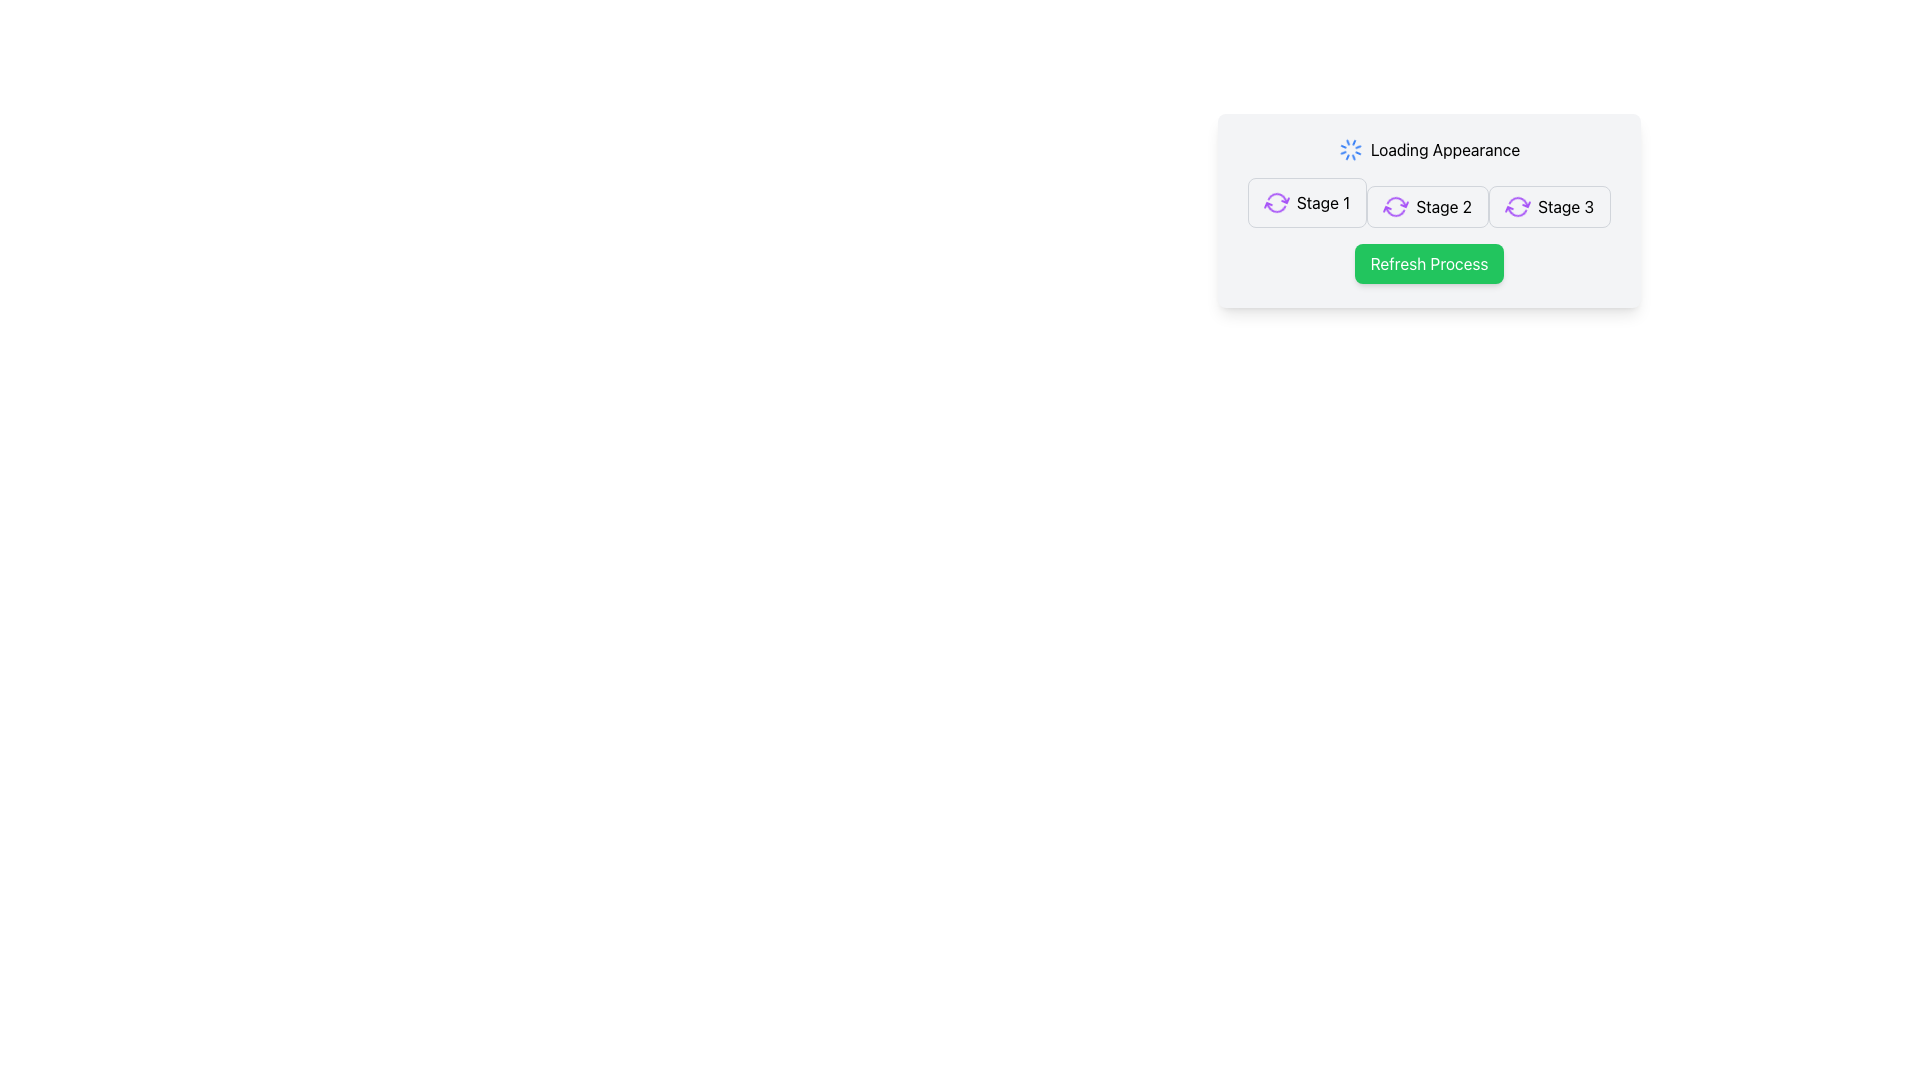 The width and height of the screenshot is (1920, 1080). What do you see at coordinates (1428, 262) in the screenshot?
I see `the green rectangular button labeled 'Refresh Process' to observe its hover effects` at bounding box center [1428, 262].